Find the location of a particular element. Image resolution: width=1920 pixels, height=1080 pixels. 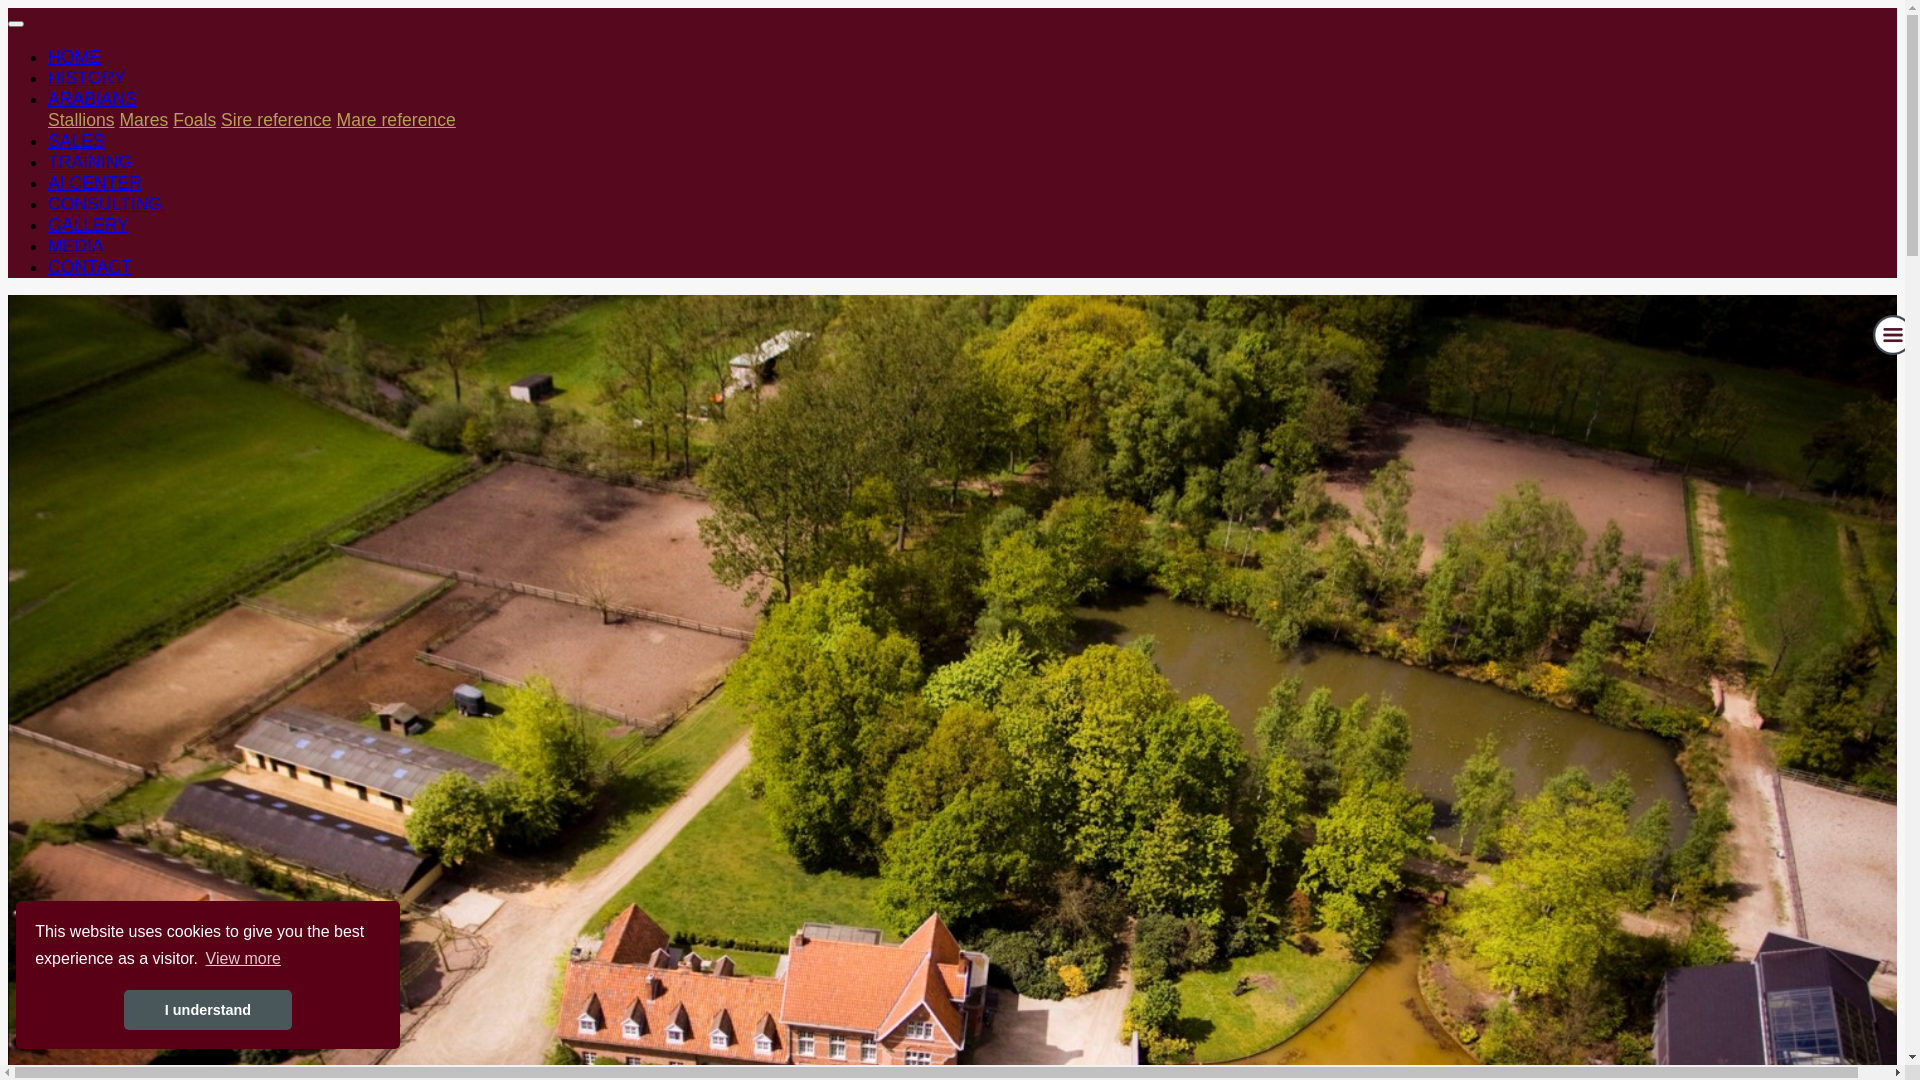

'HISTORY' is located at coordinates (85, 76).